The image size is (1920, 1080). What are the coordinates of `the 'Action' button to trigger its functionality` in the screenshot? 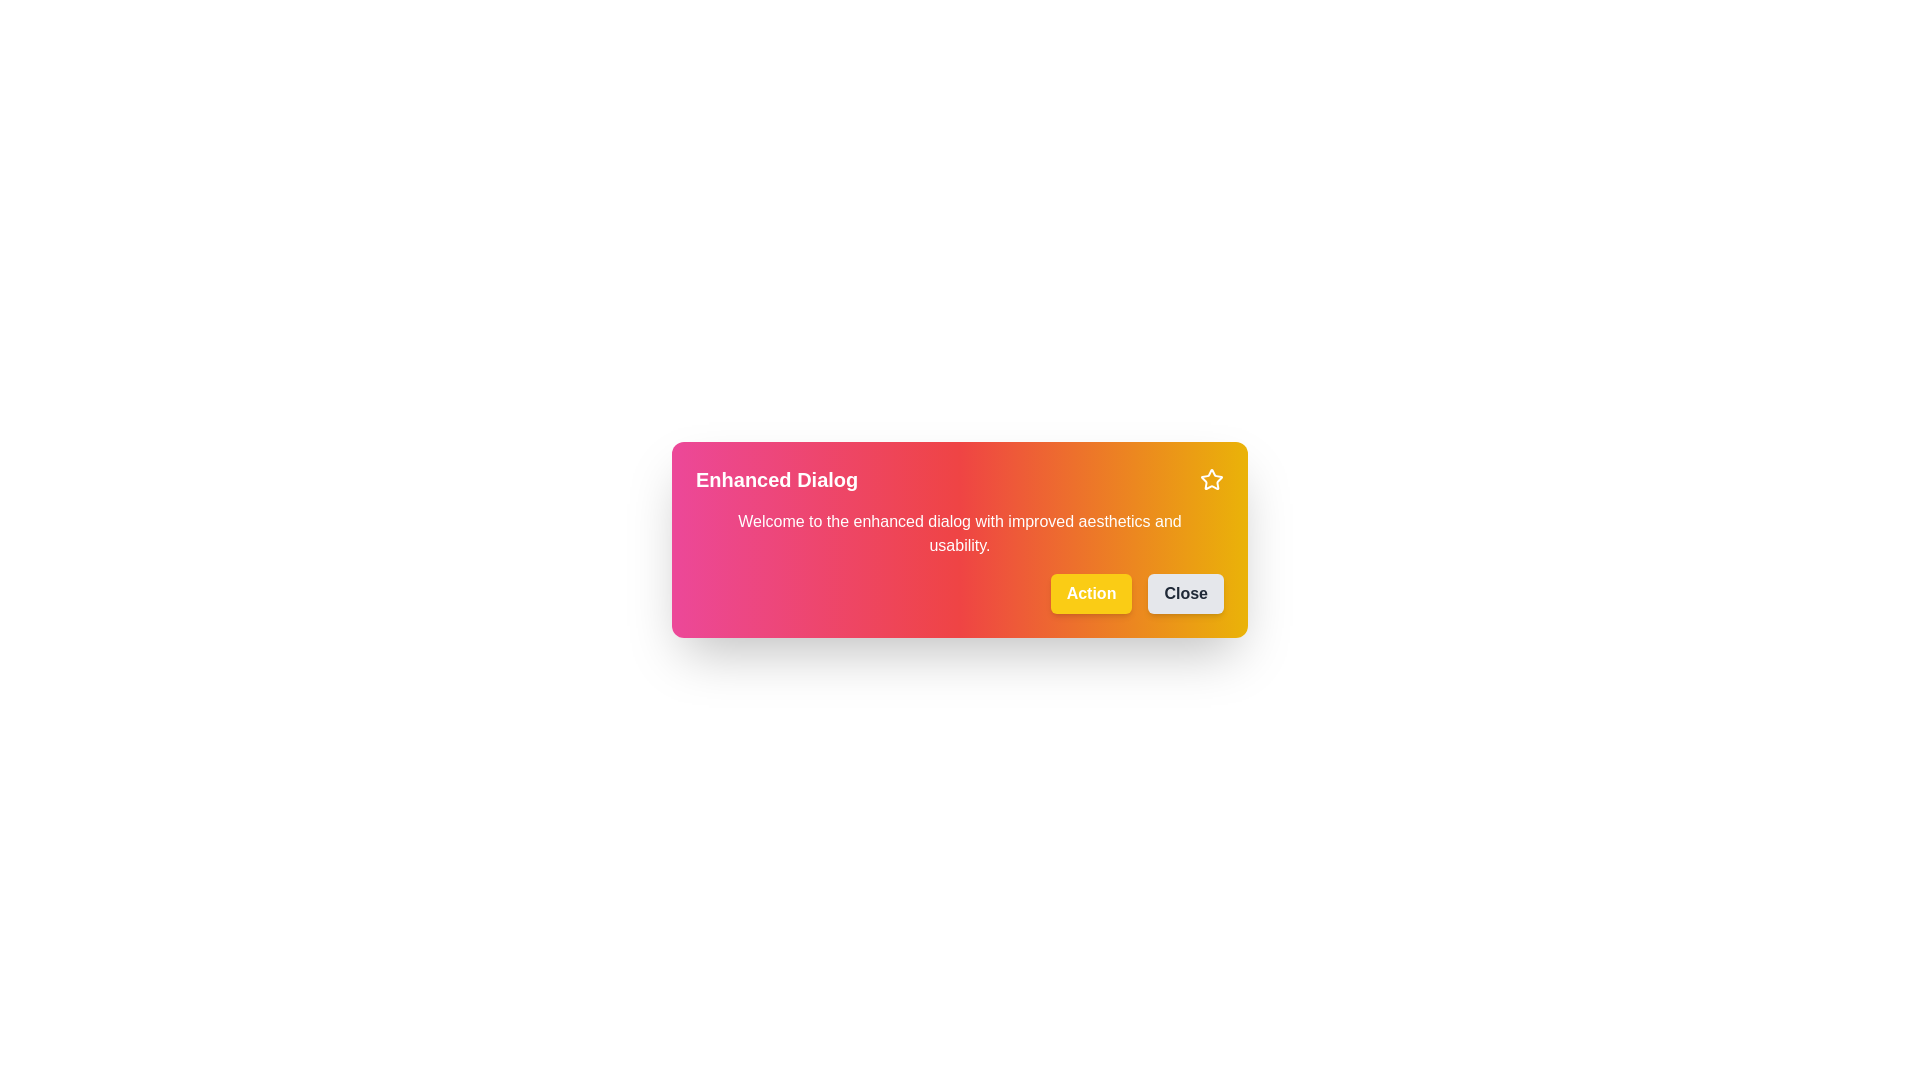 It's located at (1090, 593).